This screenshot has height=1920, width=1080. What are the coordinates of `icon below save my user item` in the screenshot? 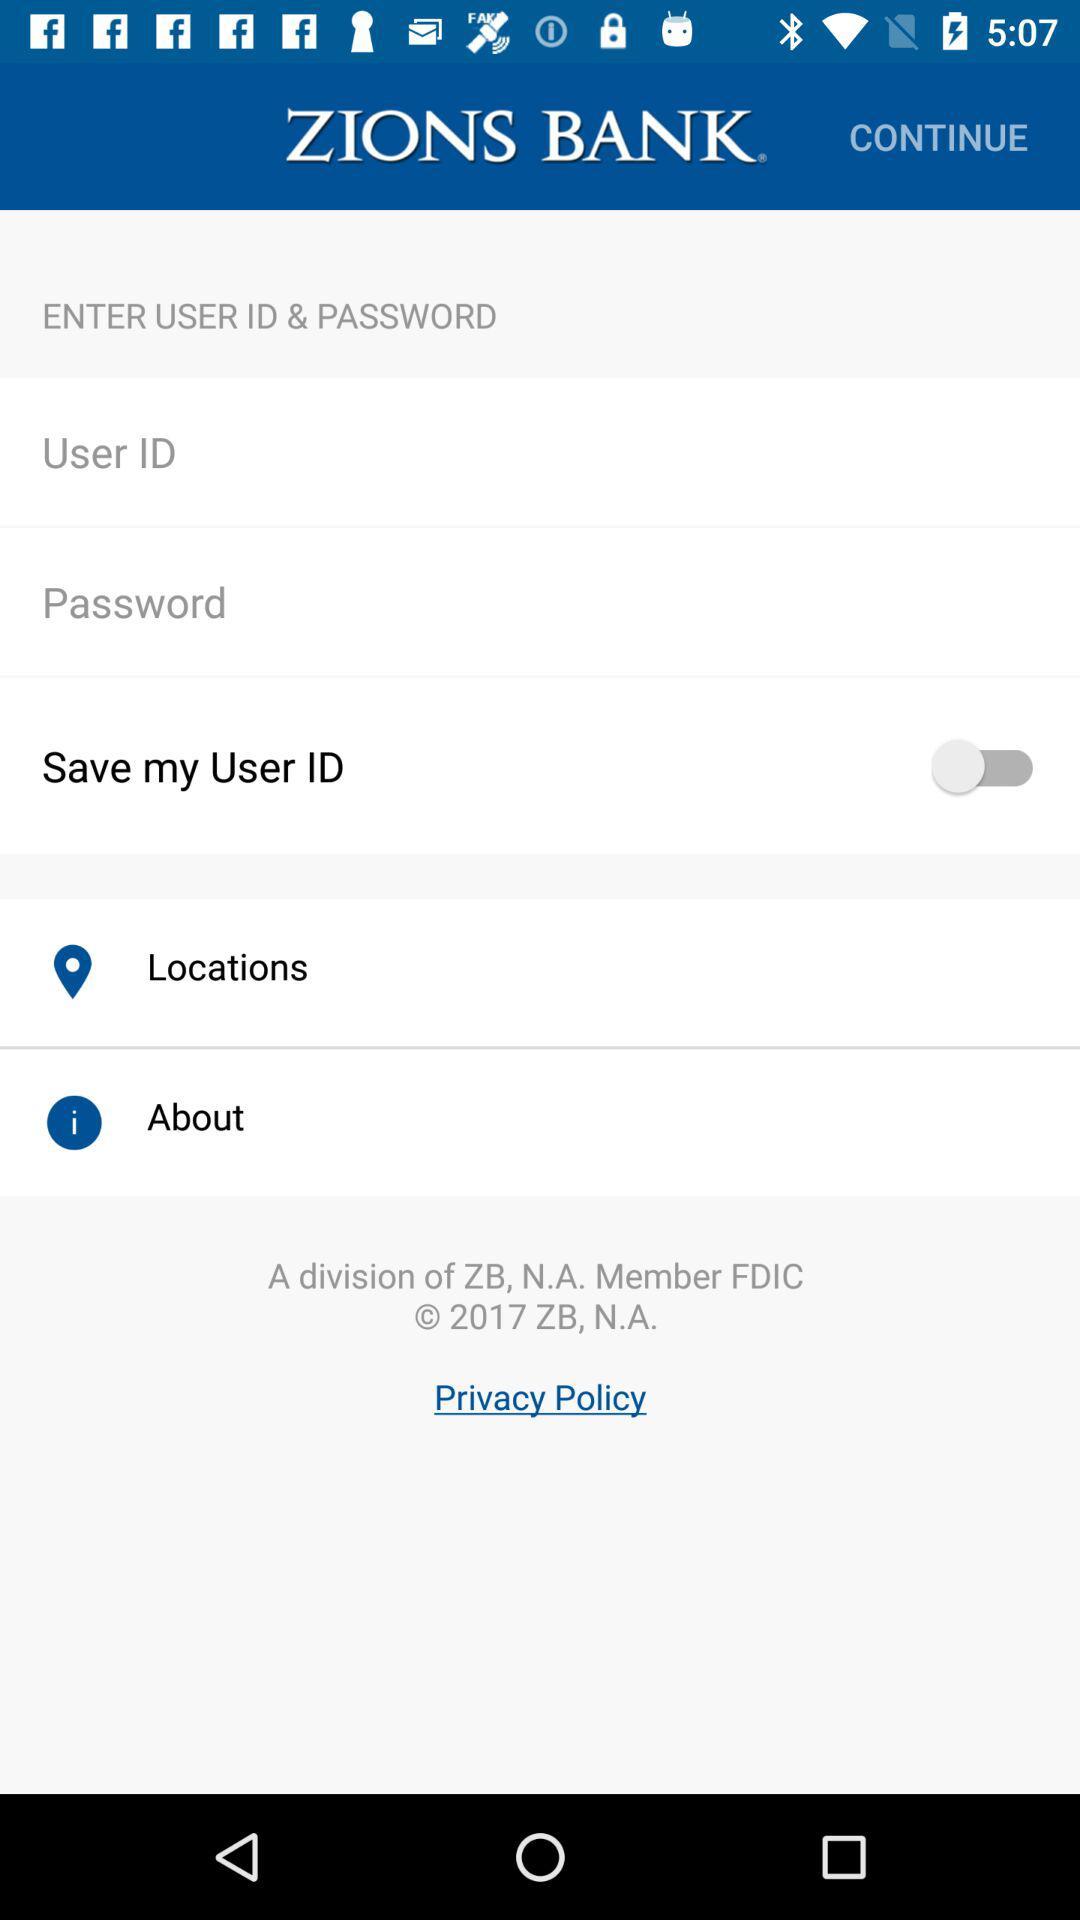 It's located at (206, 965).